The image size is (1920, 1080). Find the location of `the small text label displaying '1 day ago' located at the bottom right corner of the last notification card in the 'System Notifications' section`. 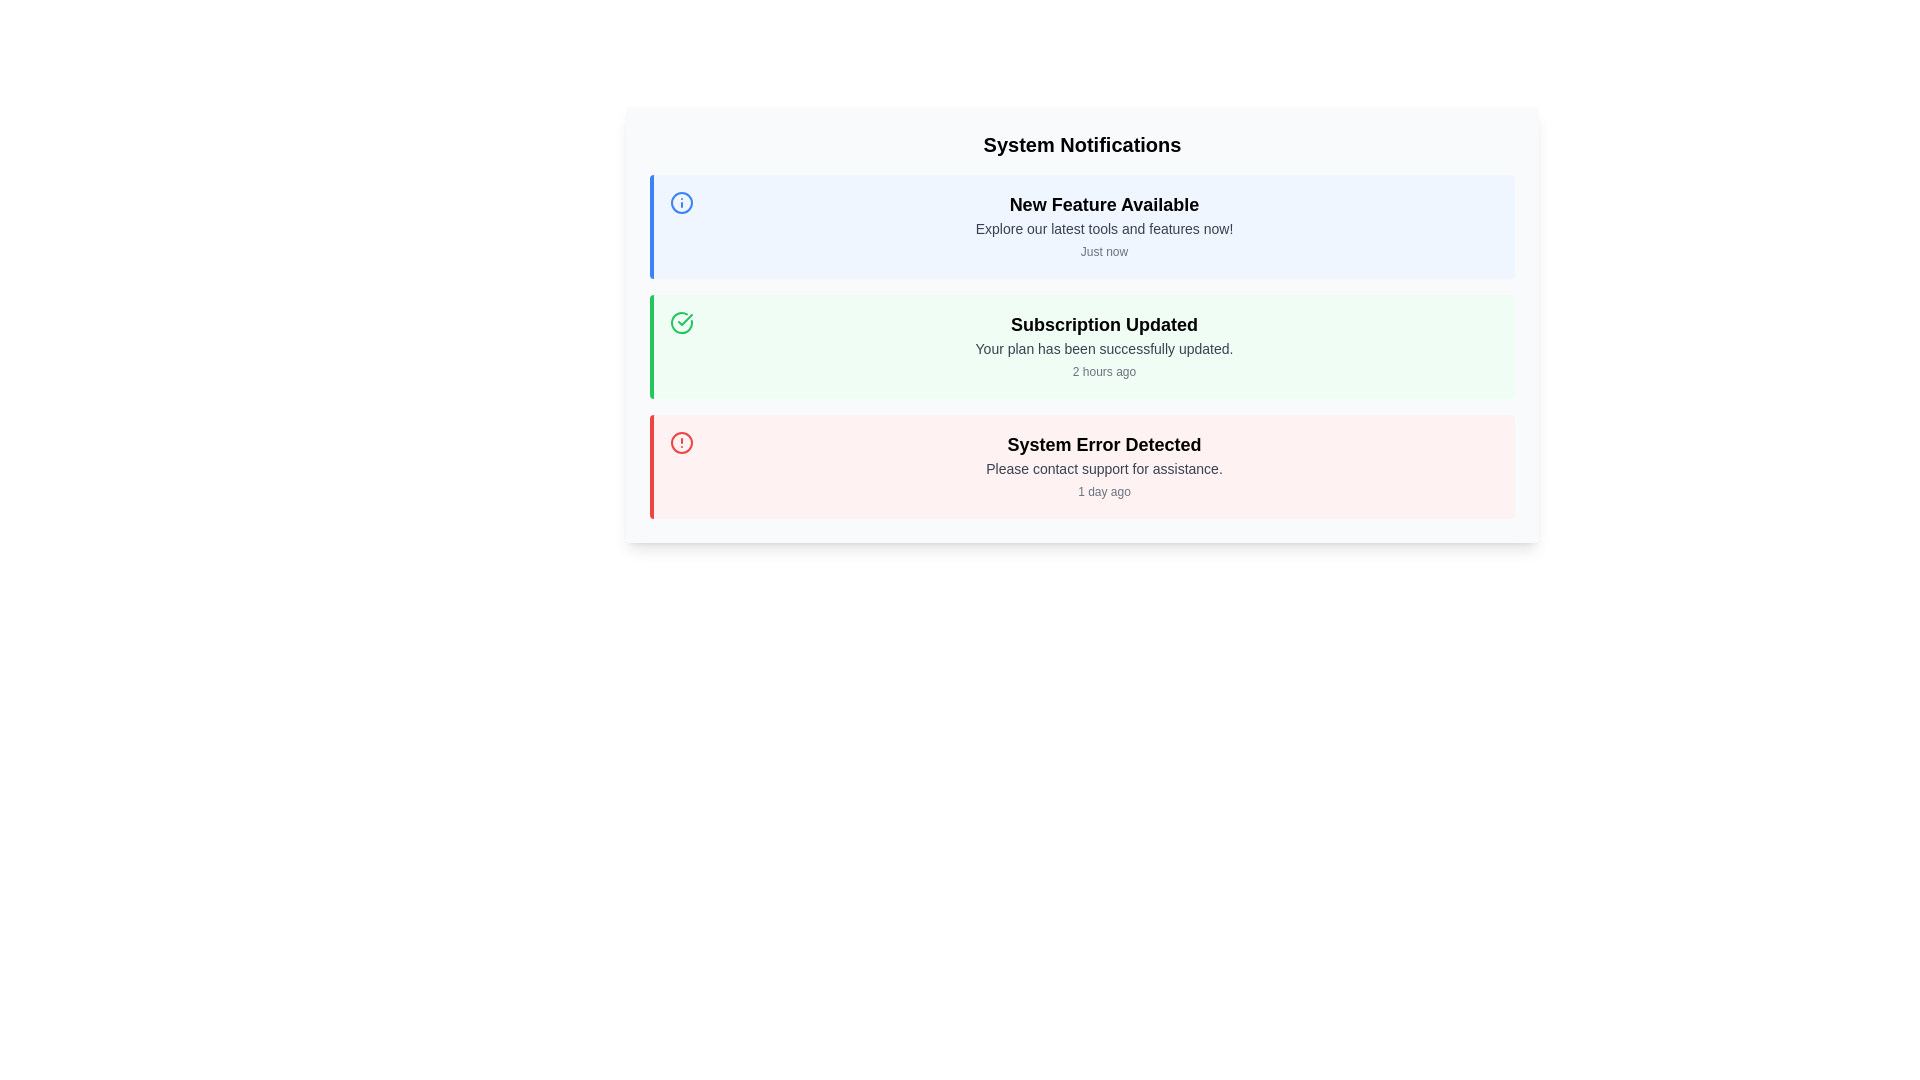

the small text label displaying '1 day ago' located at the bottom right corner of the last notification card in the 'System Notifications' section is located at coordinates (1103, 492).